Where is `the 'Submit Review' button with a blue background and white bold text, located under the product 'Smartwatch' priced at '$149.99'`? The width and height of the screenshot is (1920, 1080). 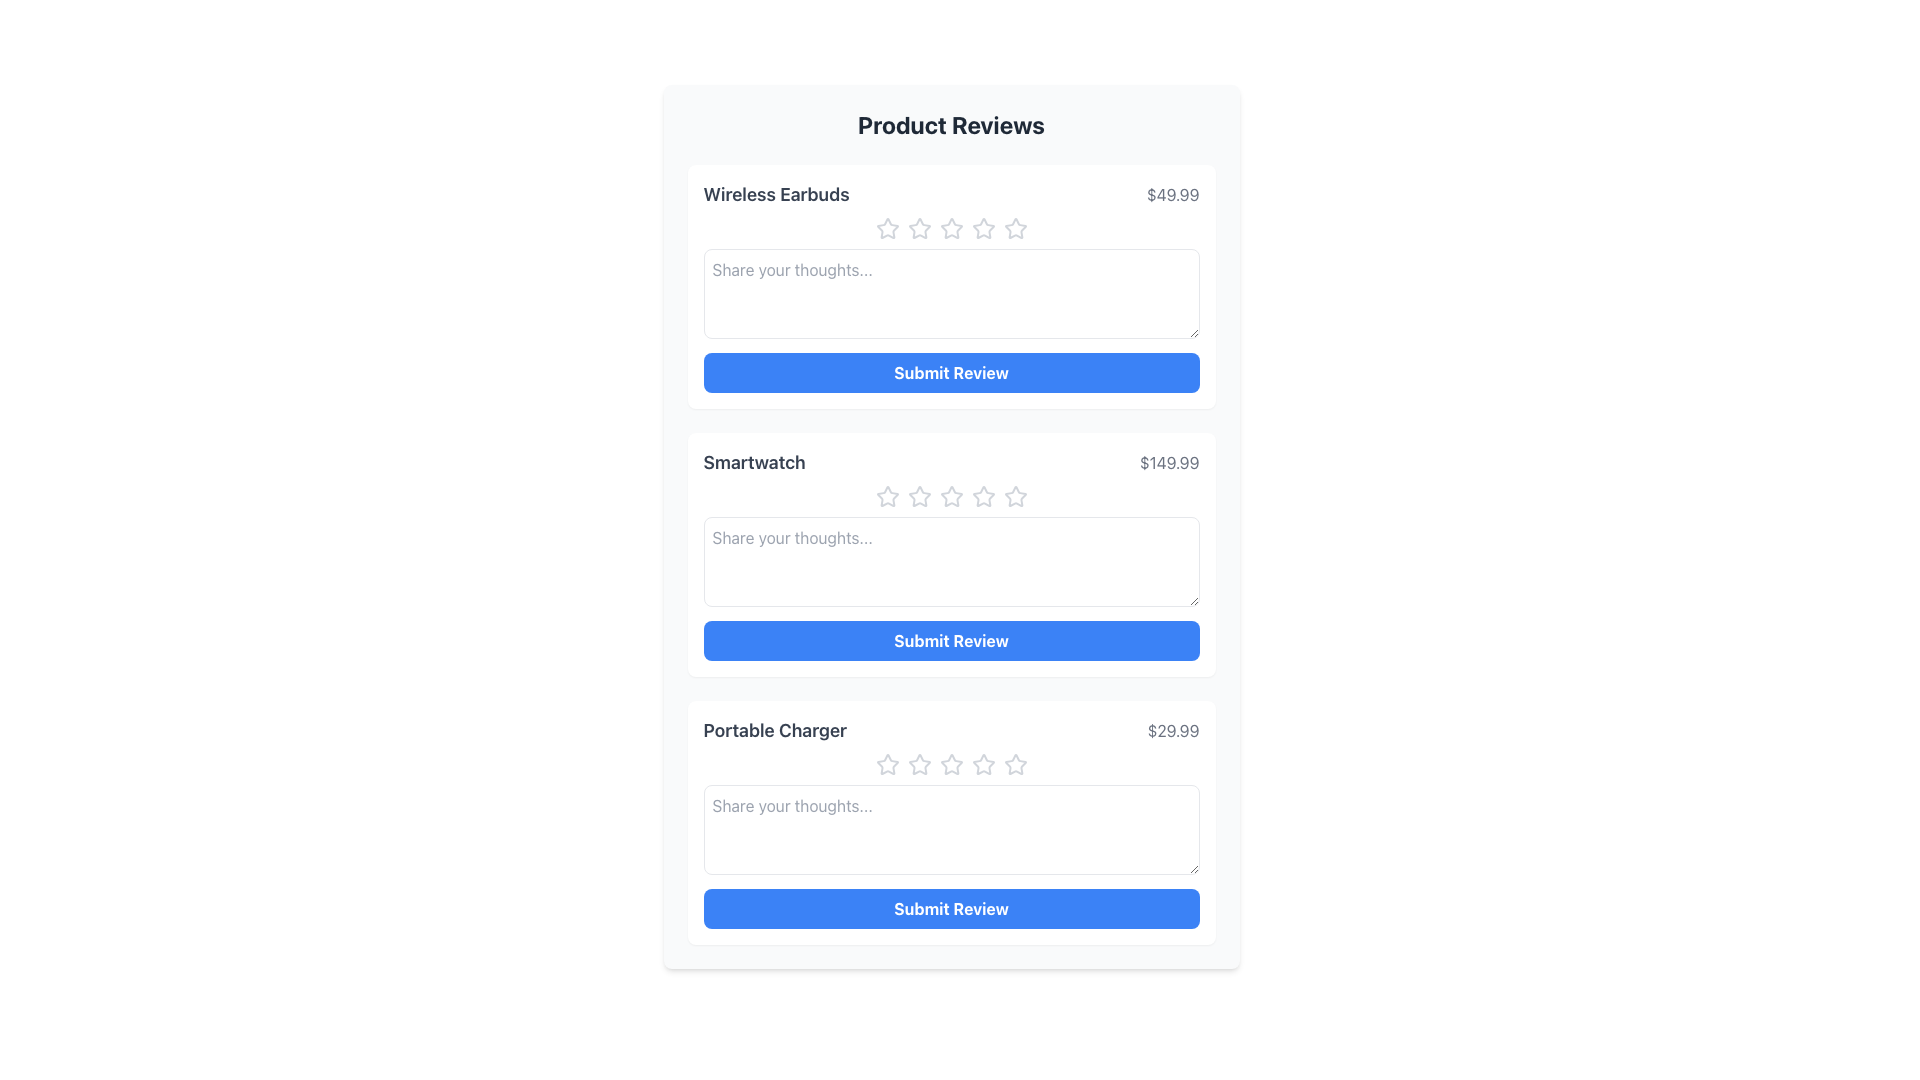
the 'Submit Review' button with a blue background and white bold text, located under the product 'Smartwatch' priced at '$149.99' is located at coordinates (950, 640).